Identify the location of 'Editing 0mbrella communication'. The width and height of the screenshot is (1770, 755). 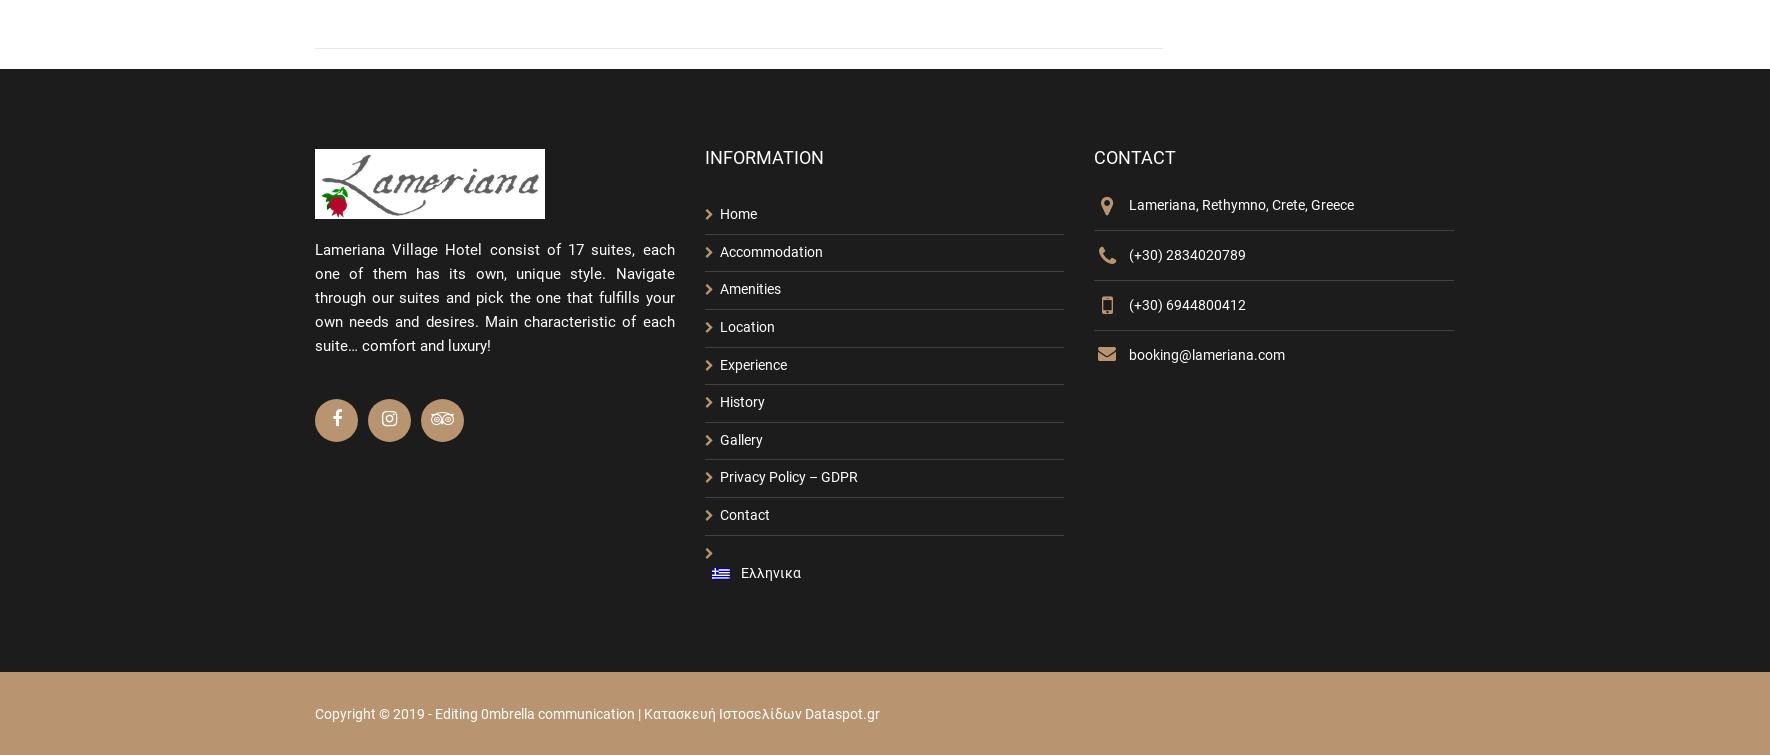
(535, 712).